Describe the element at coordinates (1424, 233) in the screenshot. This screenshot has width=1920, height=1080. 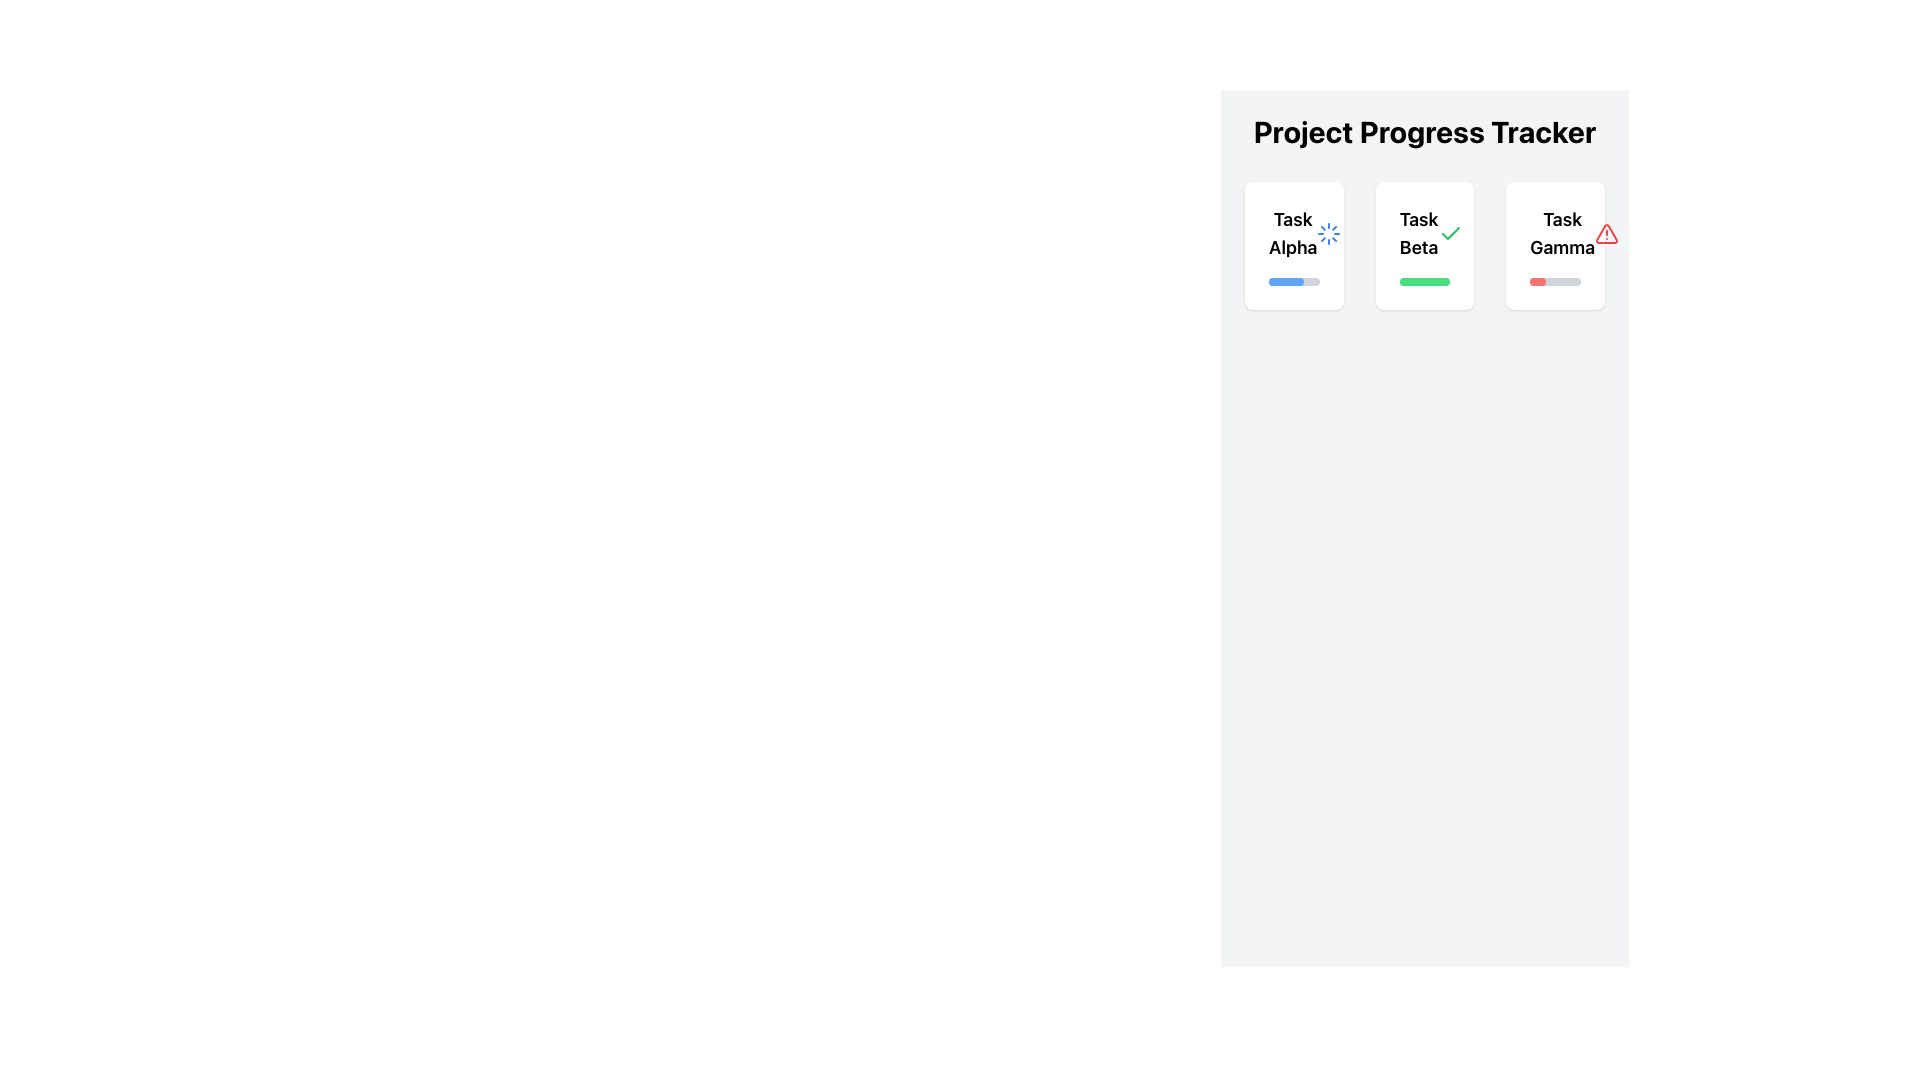
I see `the text details of the 'Task Beta' display component, which features a bold black font and a green checkmark icon, located in the second task card of the 'Project Progress Tracker' section` at that location.